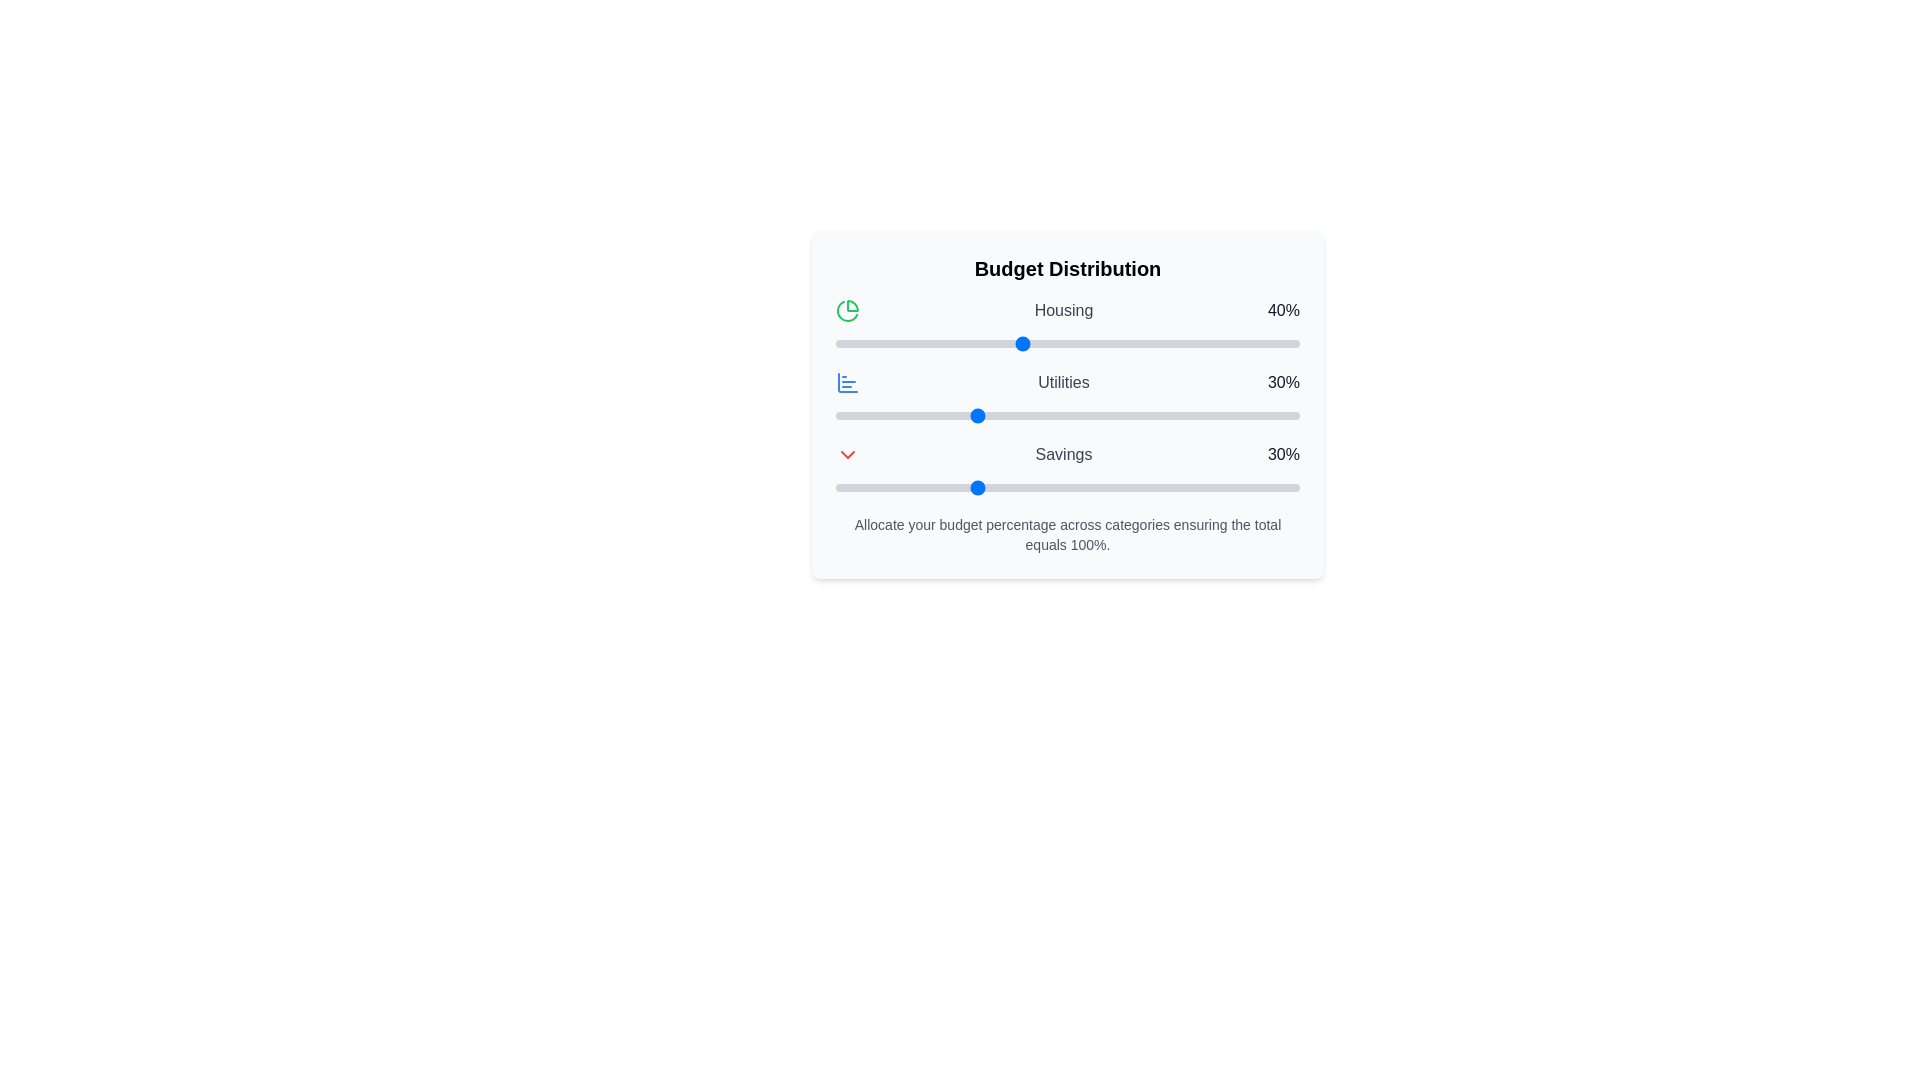 The height and width of the screenshot is (1080, 1920). I want to click on the informational row element that displays the 'Utilities' budget allocation, located between the 'Housing' and 'Savings' categories, so click(1067, 382).